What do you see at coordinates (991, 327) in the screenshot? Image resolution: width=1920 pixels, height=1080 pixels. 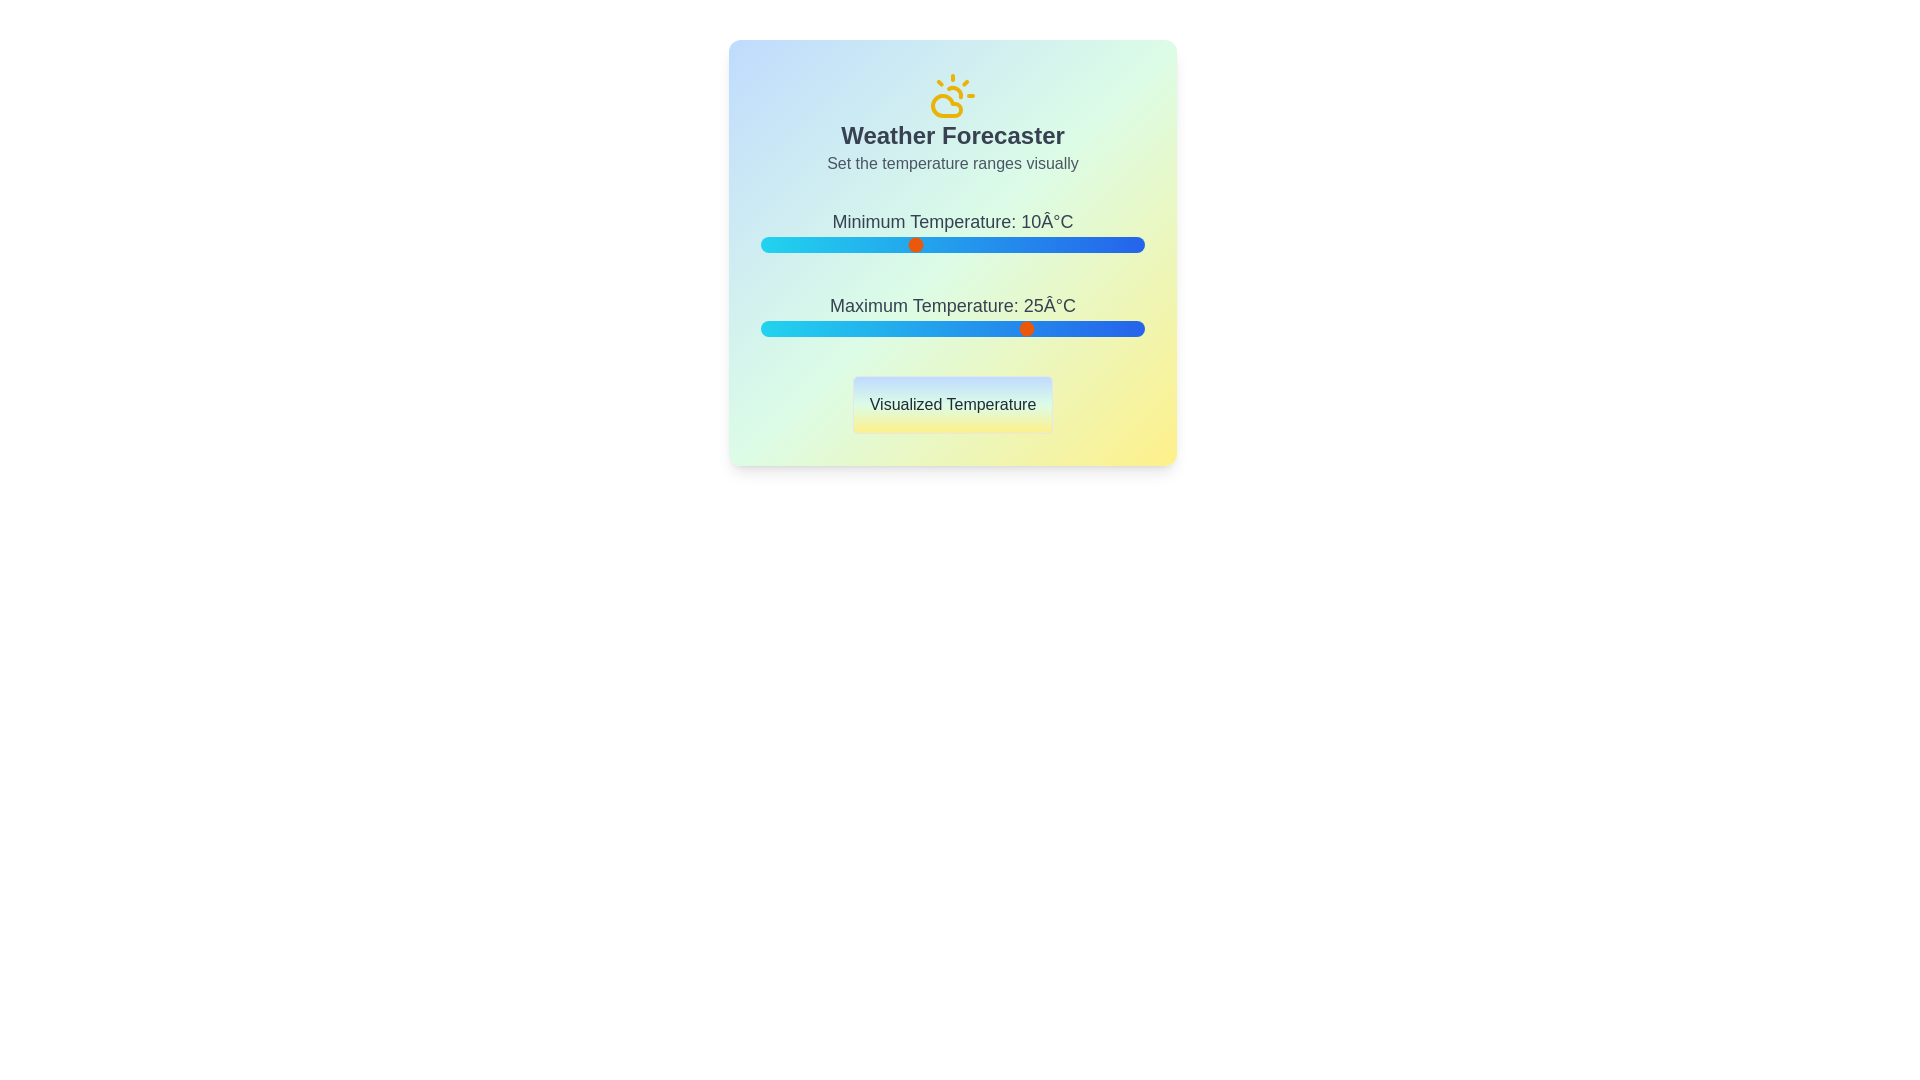 I see `the maximum temperature slider to 20°C` at bounding box center [991, 327].